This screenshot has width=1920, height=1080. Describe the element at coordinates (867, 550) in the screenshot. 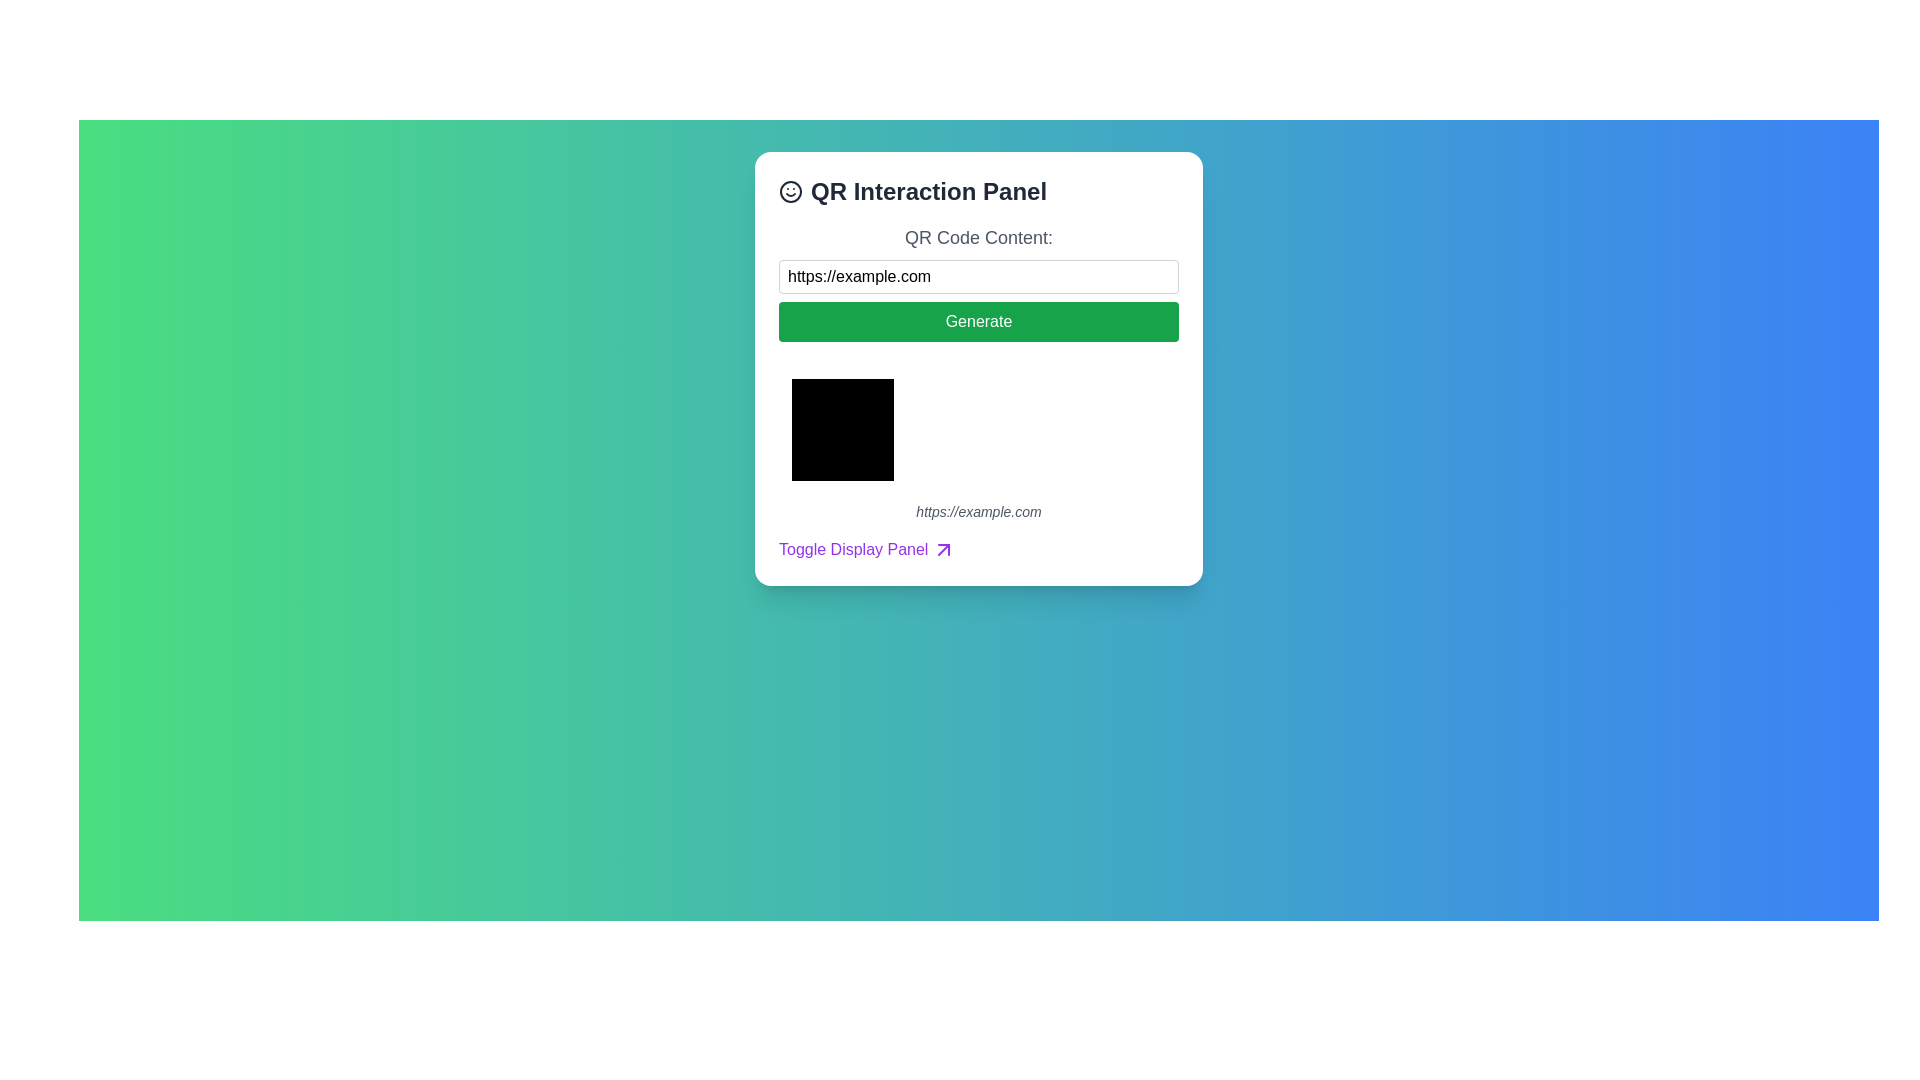

I see `the 'Toggle Display Panel' button with purple text and an arrow-up-right icon to underline the text` at that location.